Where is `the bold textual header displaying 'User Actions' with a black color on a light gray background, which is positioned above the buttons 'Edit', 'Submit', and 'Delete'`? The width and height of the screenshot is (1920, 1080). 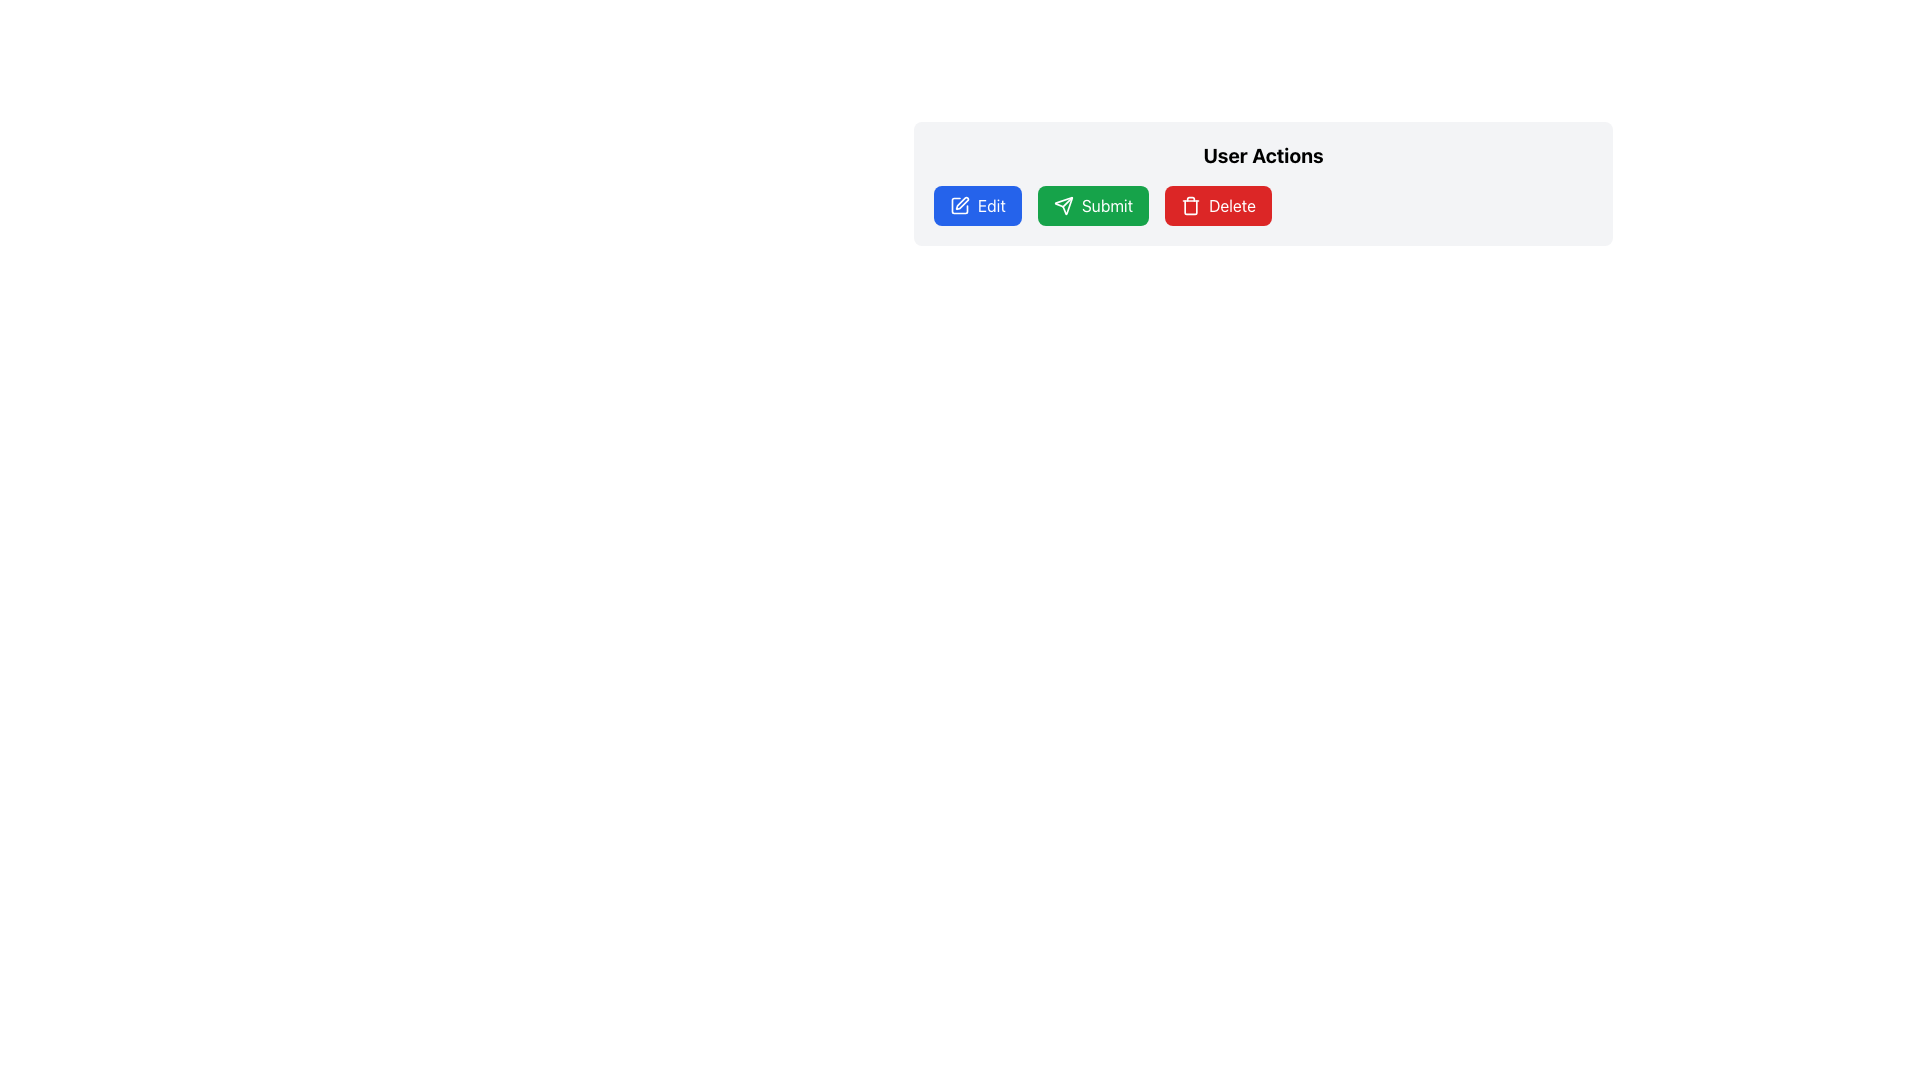 the bold textual header displaying 'User Actions' with a black color on a light gray background, which is positioned above the buttons 'Edit', 'Submit', and 'Delete' is located at coordinates (1262, 154).